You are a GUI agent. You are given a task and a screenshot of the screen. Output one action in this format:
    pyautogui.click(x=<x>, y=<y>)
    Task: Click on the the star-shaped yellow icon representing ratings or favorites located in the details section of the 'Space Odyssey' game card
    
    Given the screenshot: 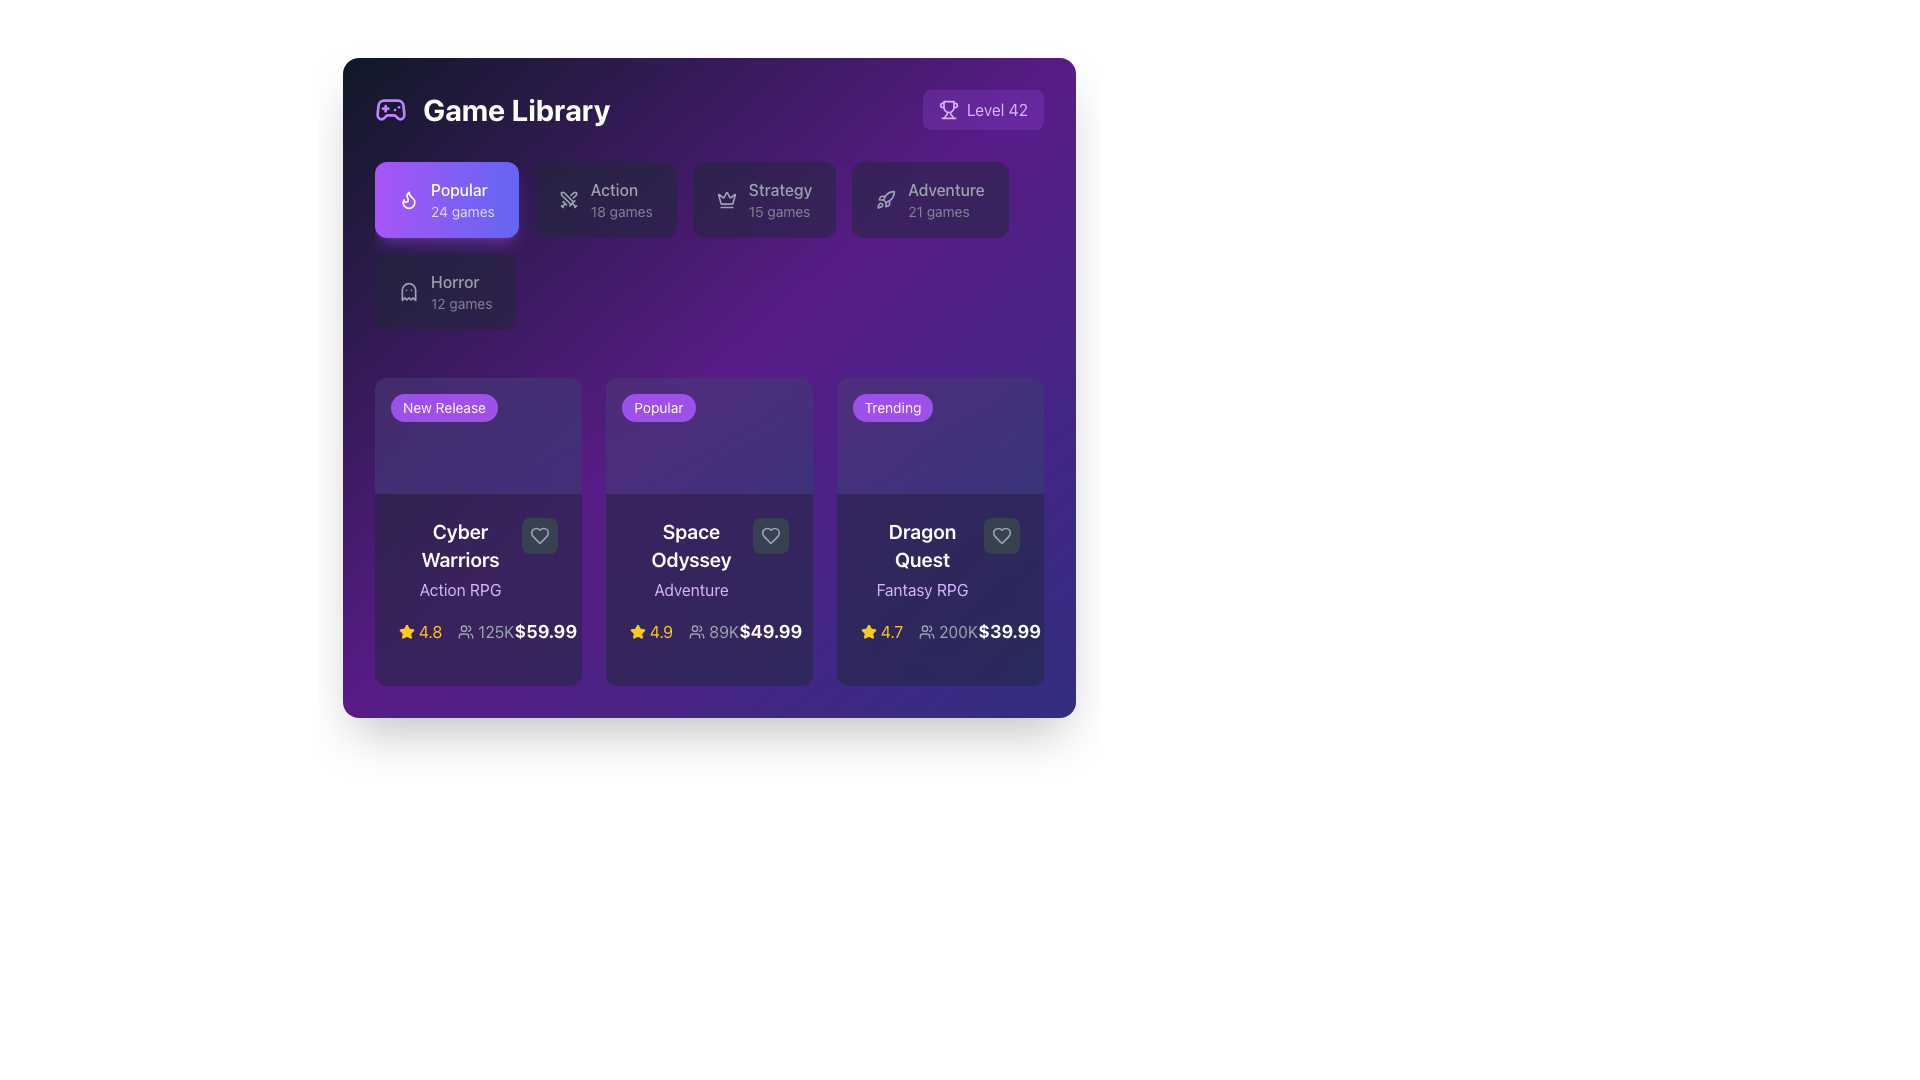 What is the action you would take?
    pyautogui.click(x=406, y=632)
    